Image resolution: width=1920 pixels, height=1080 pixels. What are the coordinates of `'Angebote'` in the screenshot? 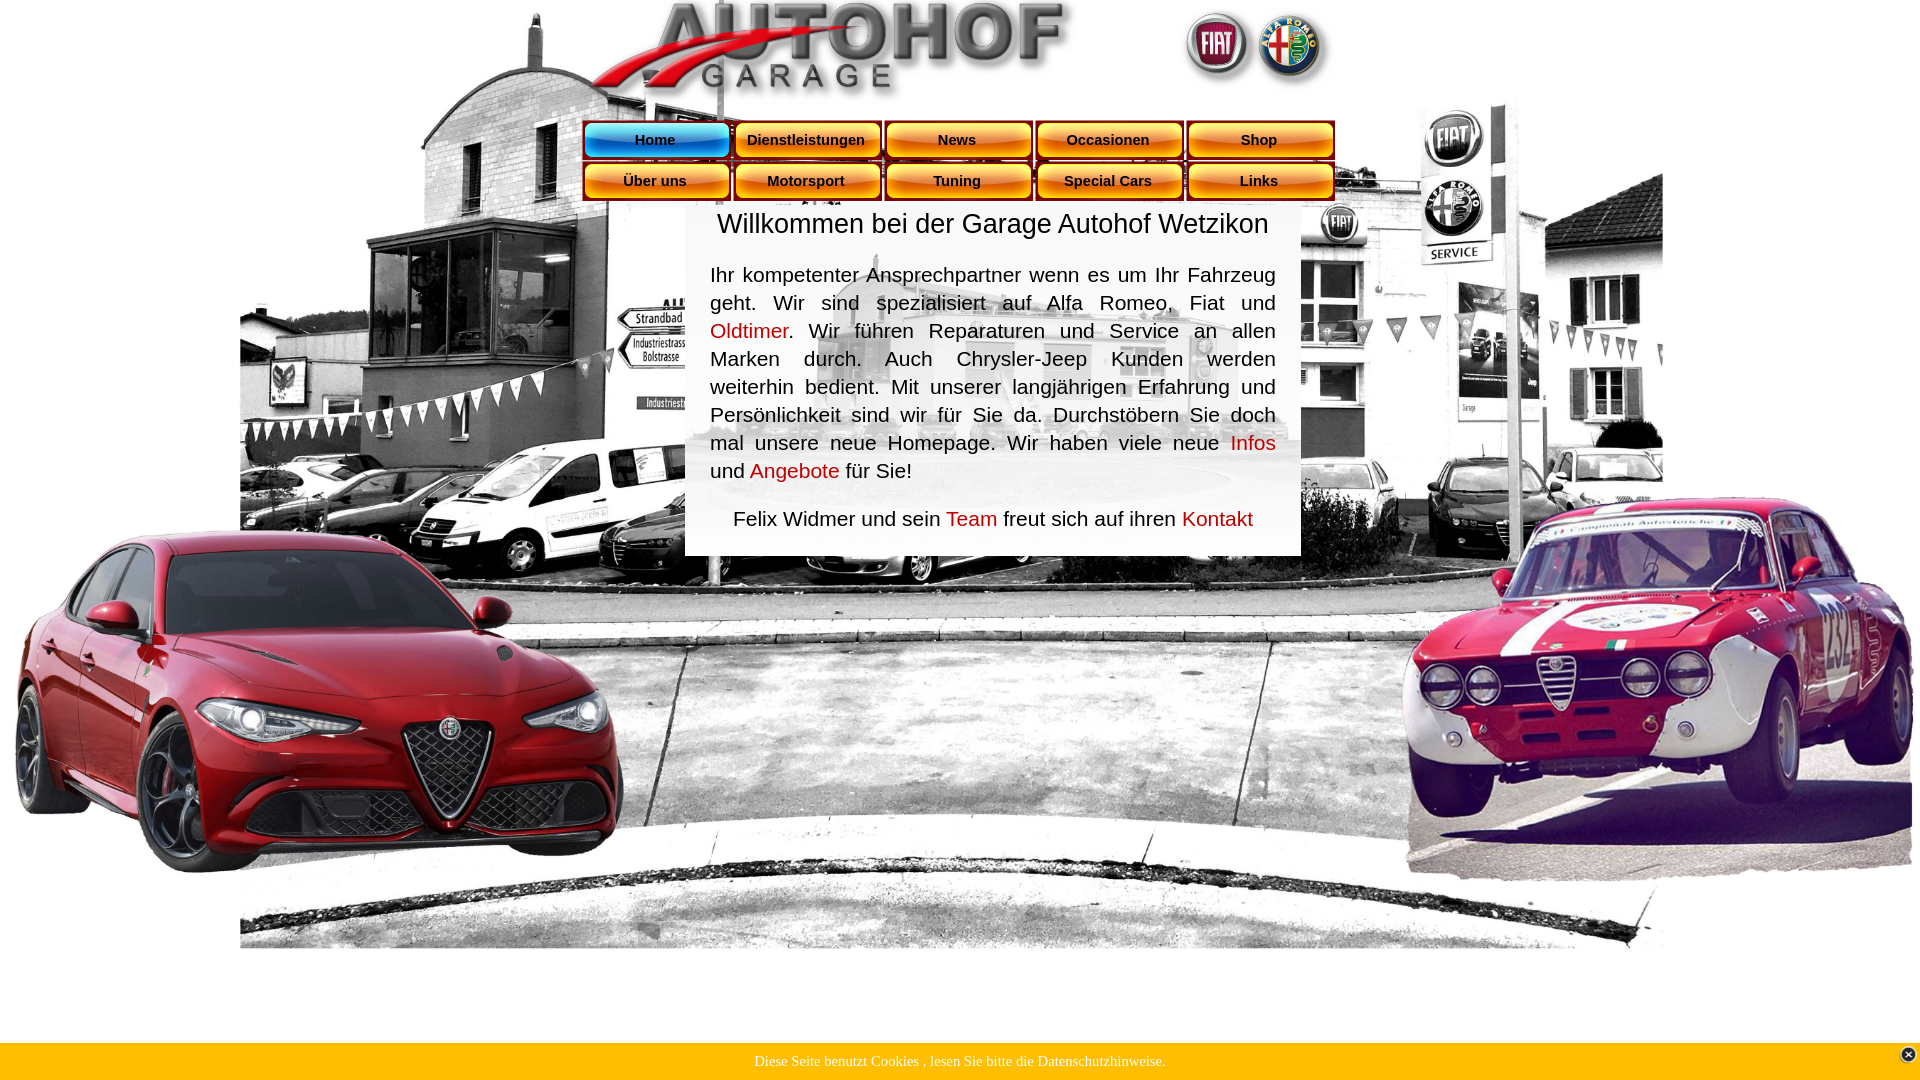 It's located at (794, 470).